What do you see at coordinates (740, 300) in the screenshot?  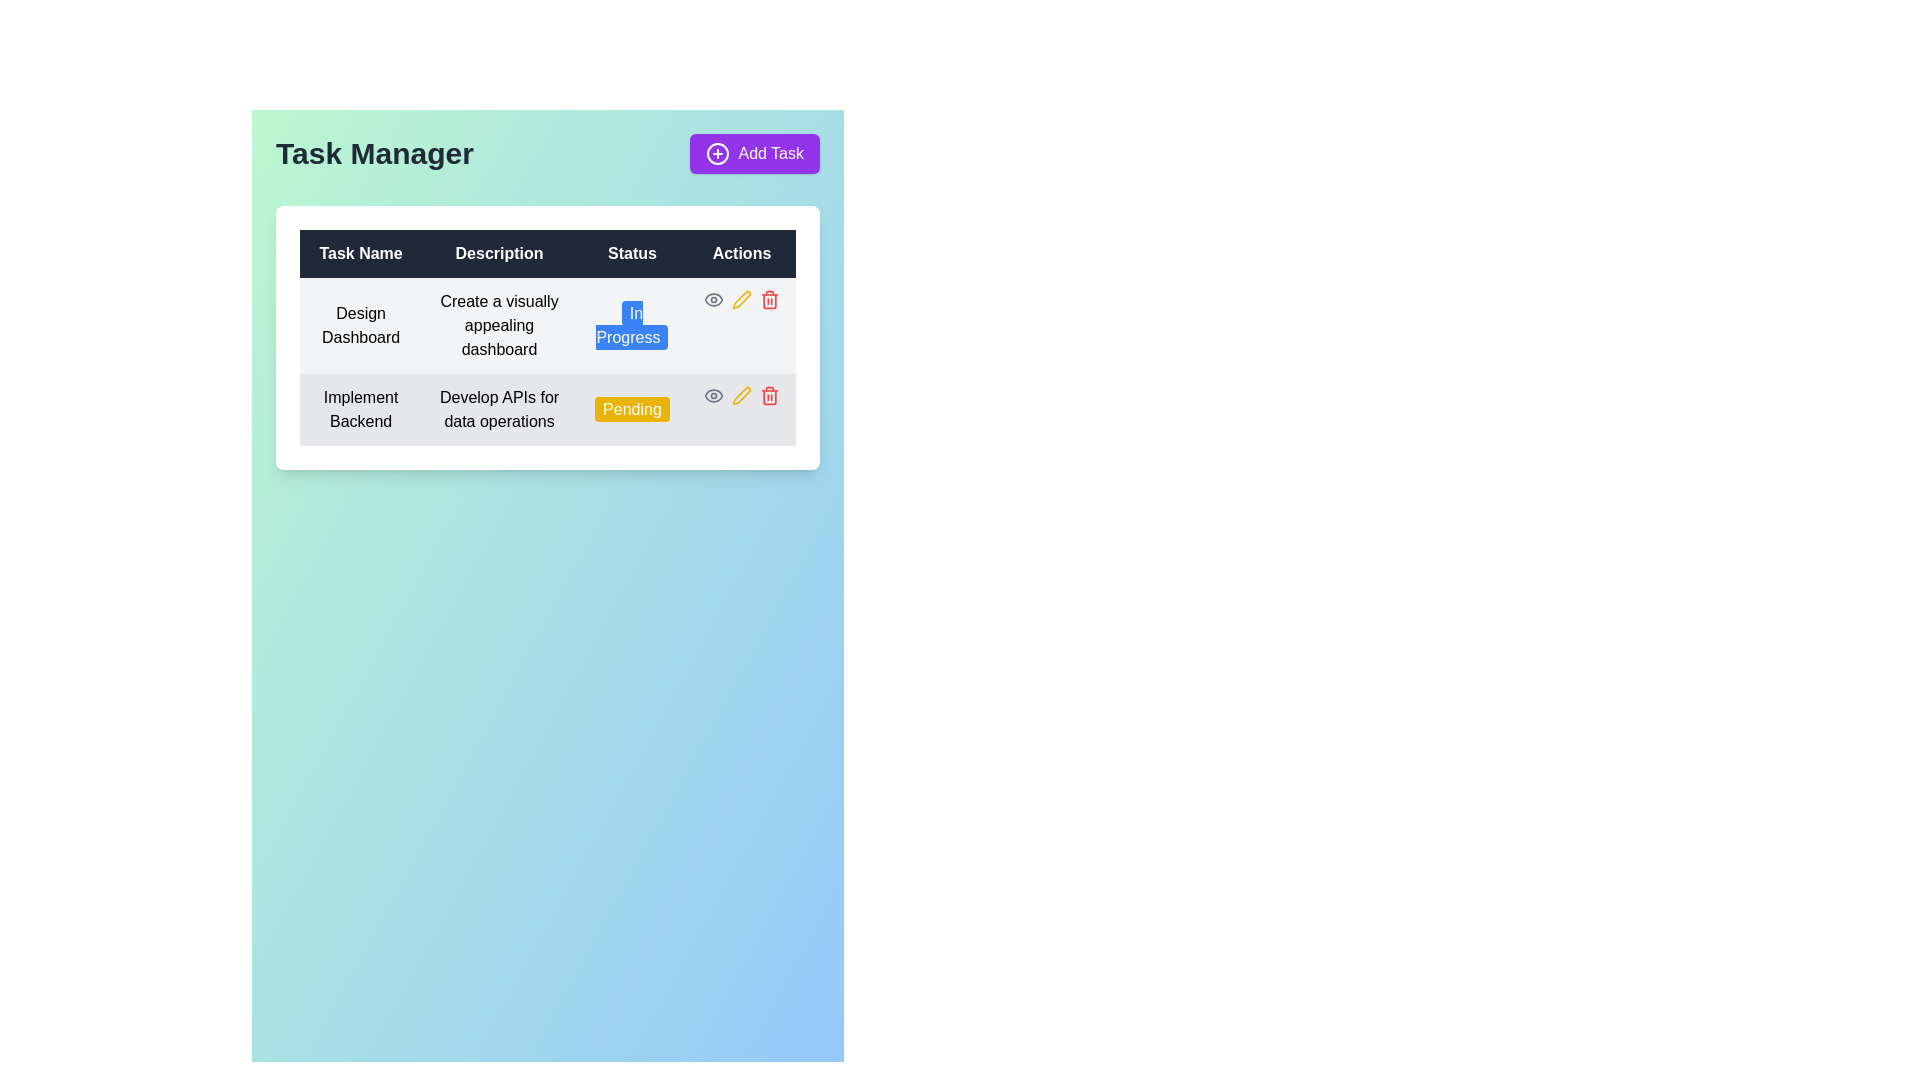 I see `the eye icon in the actions column of the task management table` at bounding box center [740, 300].